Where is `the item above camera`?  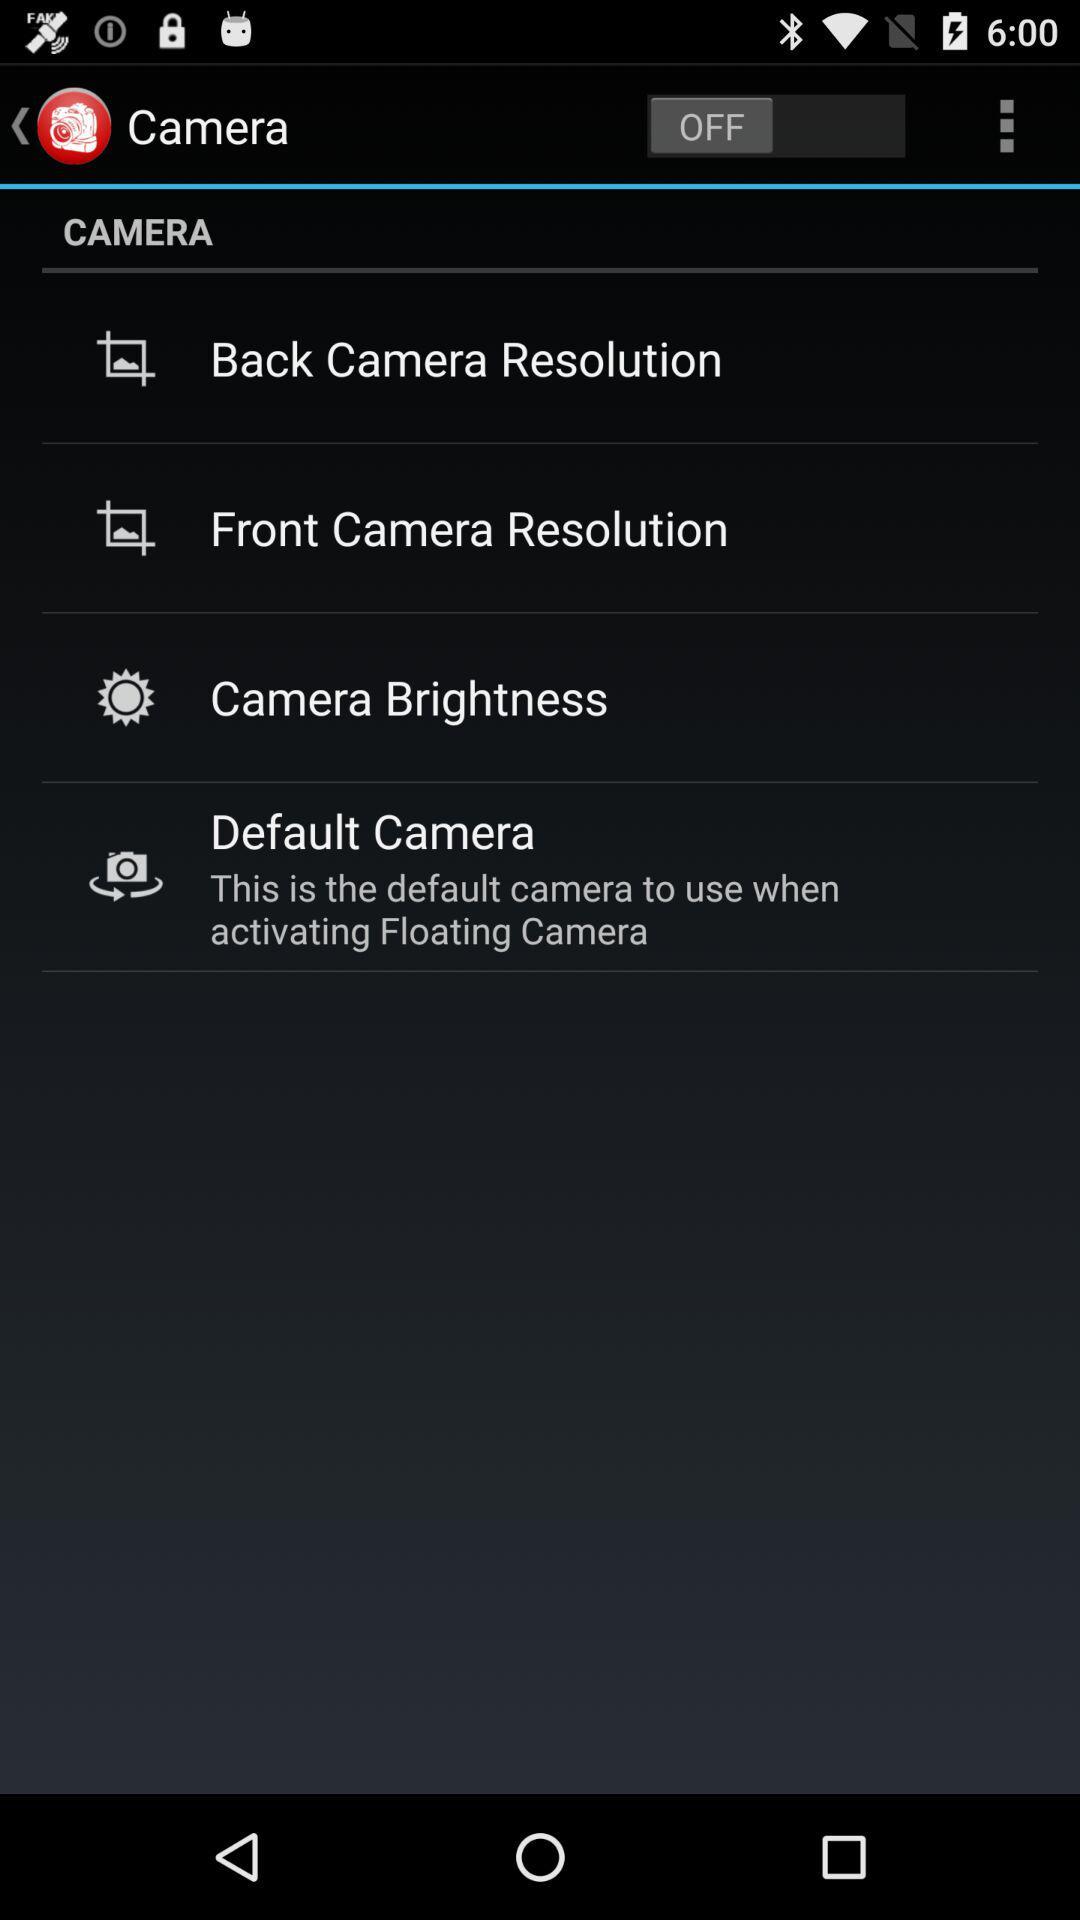 the item above camera is located at coordinates (1006, 124).